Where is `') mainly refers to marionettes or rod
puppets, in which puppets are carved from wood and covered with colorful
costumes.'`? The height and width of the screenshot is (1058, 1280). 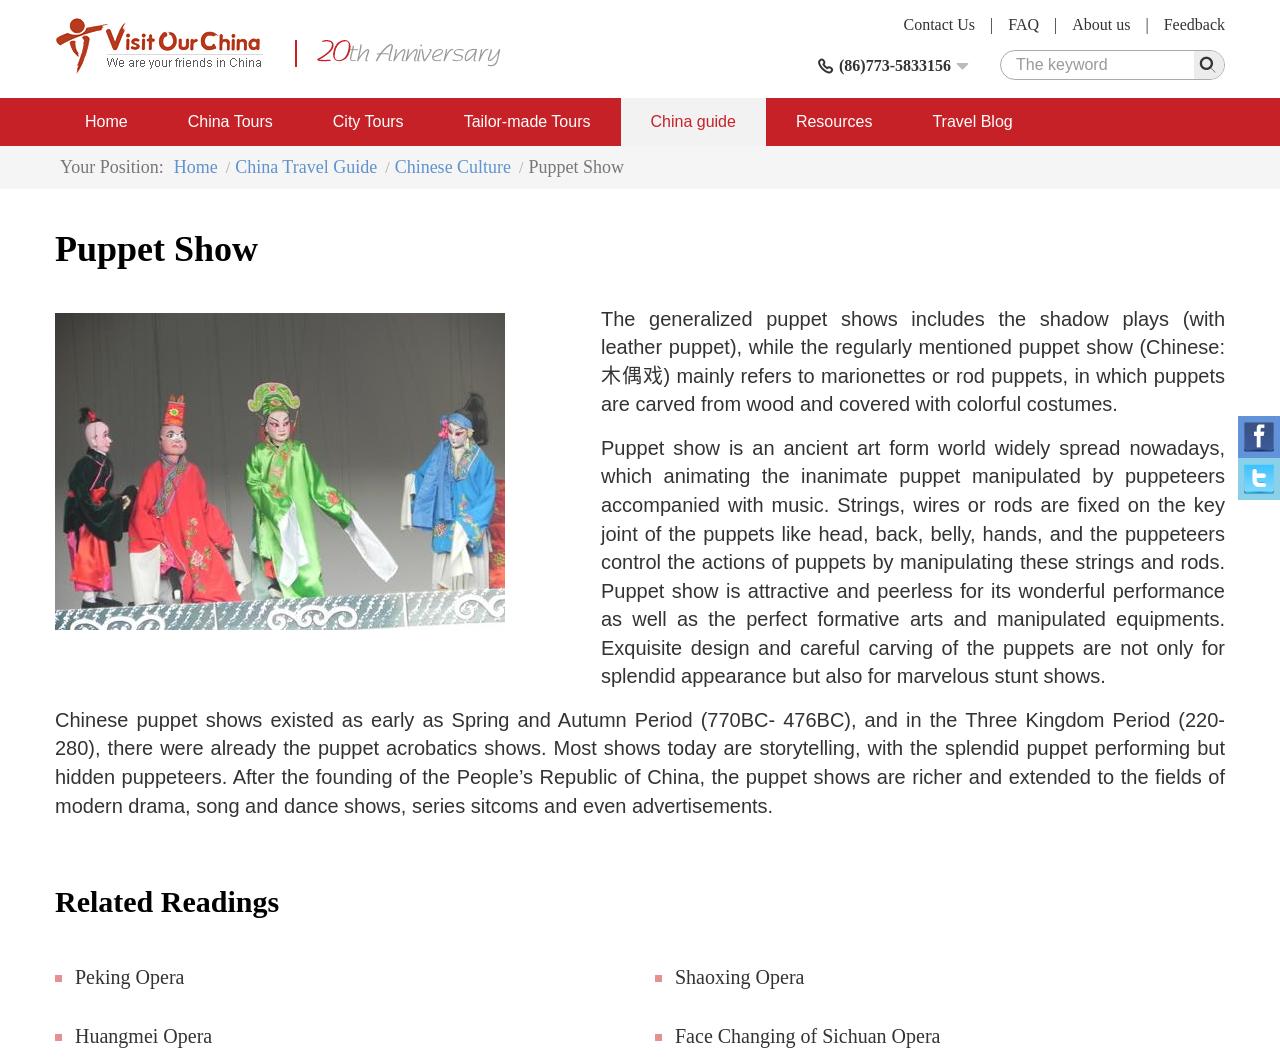 ') mainly refers to marionettes or rod
puppets, in which puppets are carved from wood and covered with colorful
costumes.' is located at coordinates (599, 389).